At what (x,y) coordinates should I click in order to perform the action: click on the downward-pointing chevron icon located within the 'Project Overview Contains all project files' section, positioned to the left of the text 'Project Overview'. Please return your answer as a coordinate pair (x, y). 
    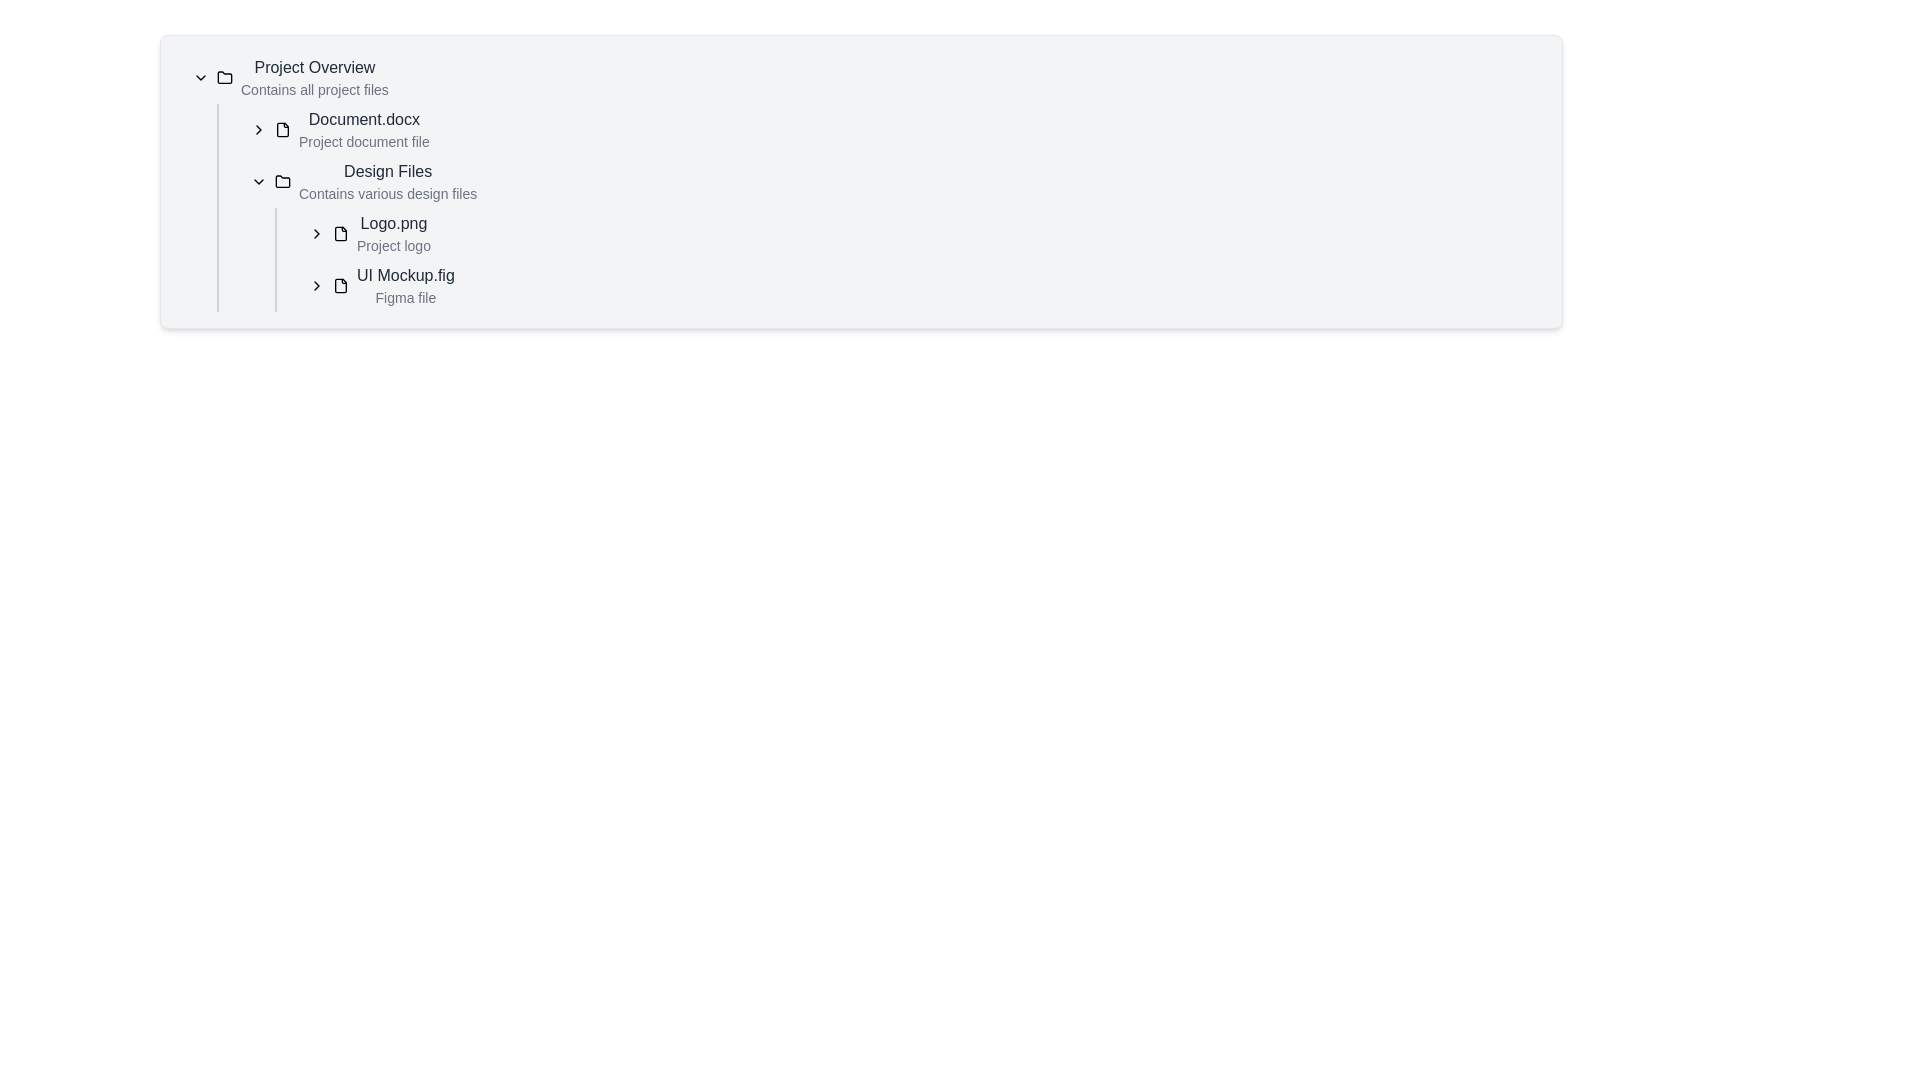
    Looking at the image, I should click on (201, 76).